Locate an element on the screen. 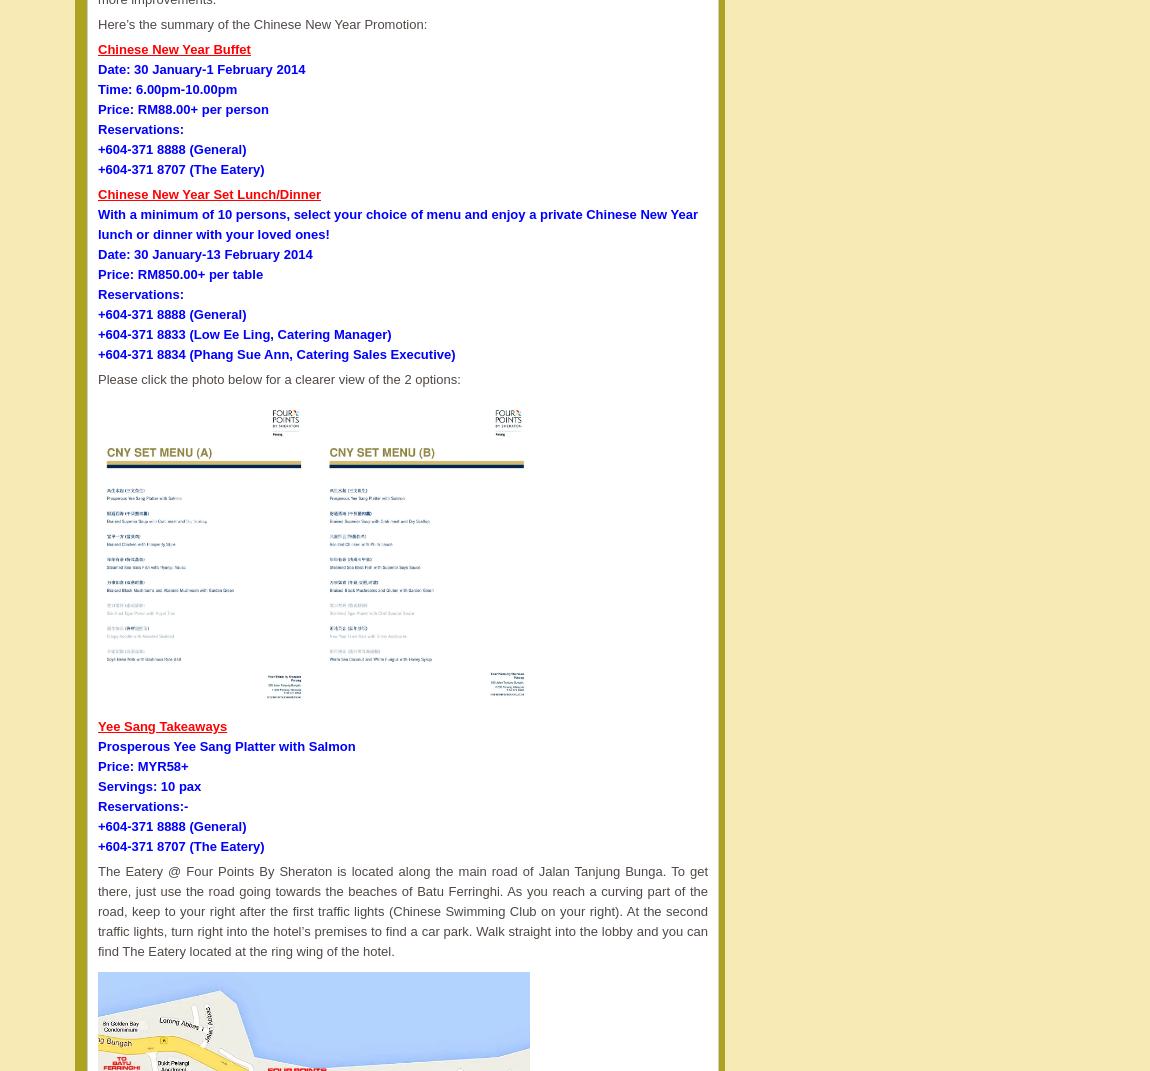 This screenshot has height=1071, width=1150. 'Chinese New Year Set Lunch/Dinner' is located at coordinates (208, 192).